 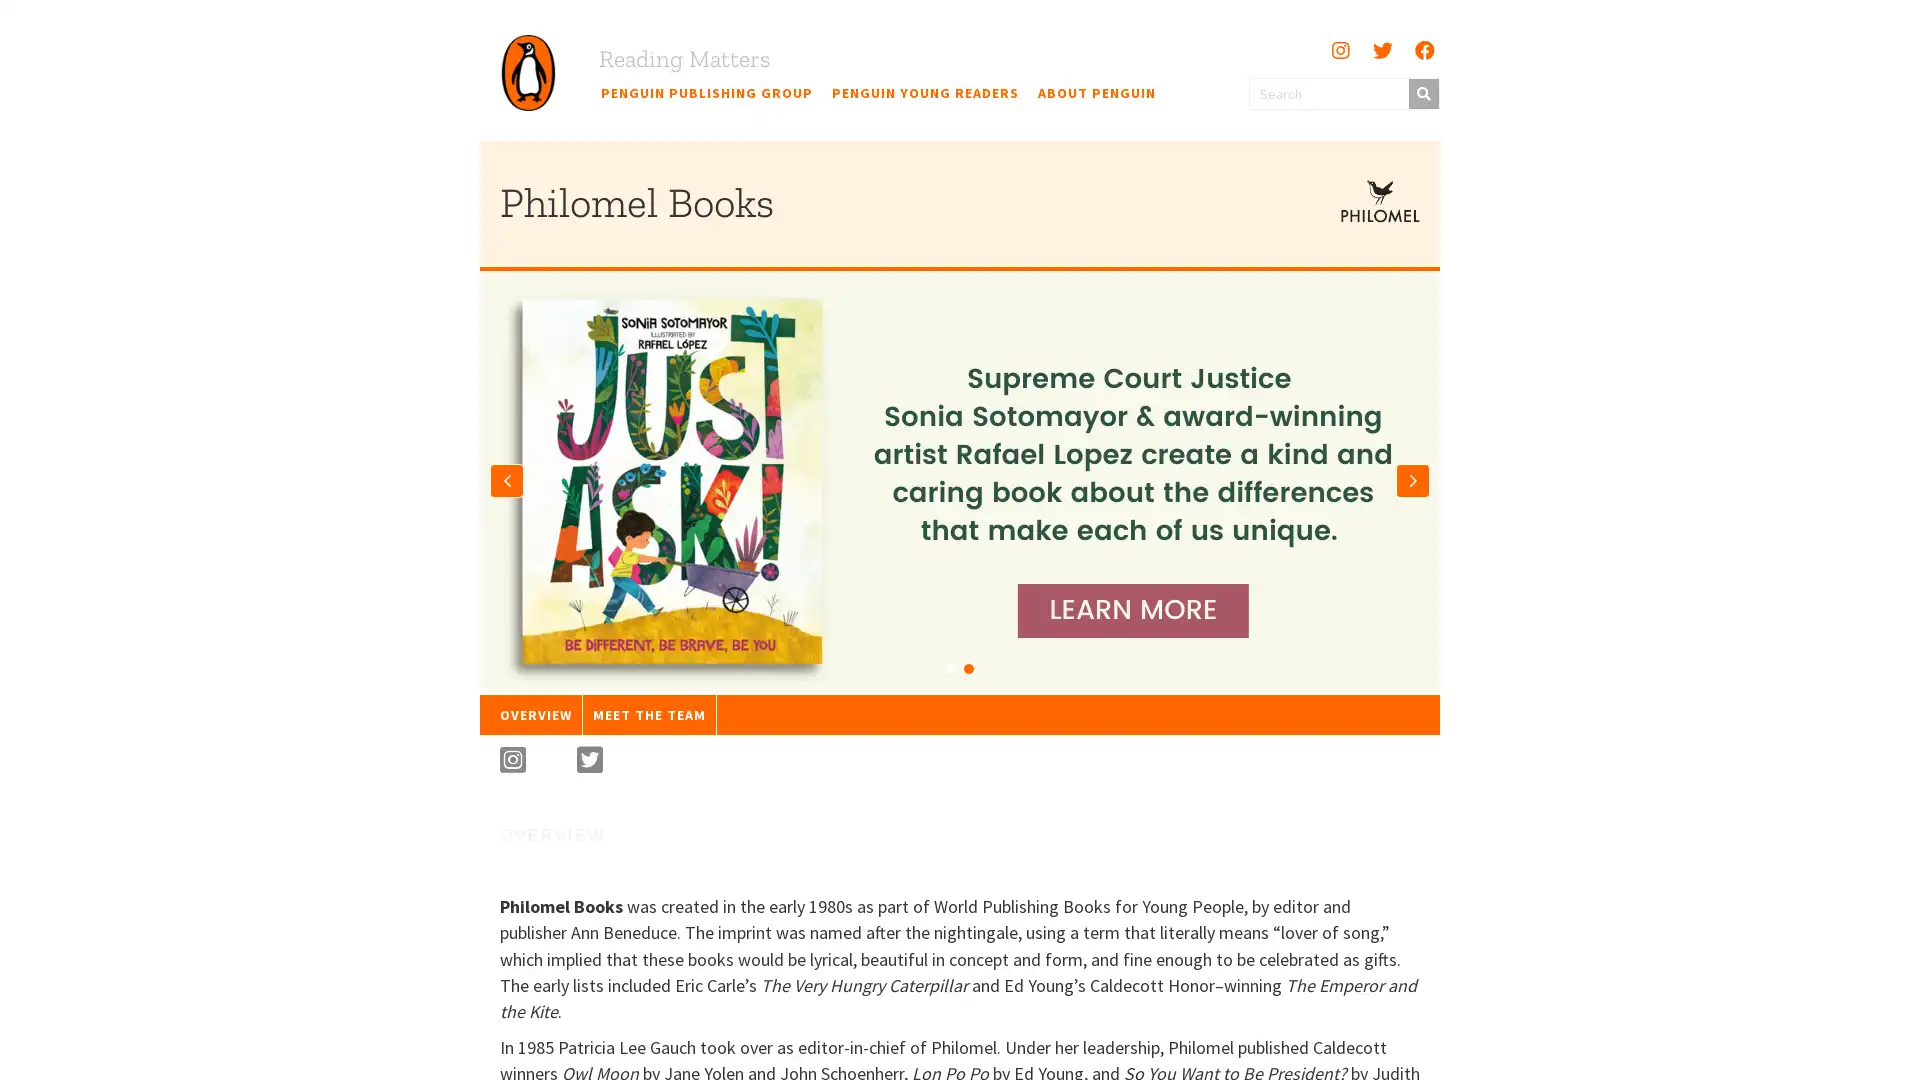 I want to click on Previous slide, so click(x=507, y=479).